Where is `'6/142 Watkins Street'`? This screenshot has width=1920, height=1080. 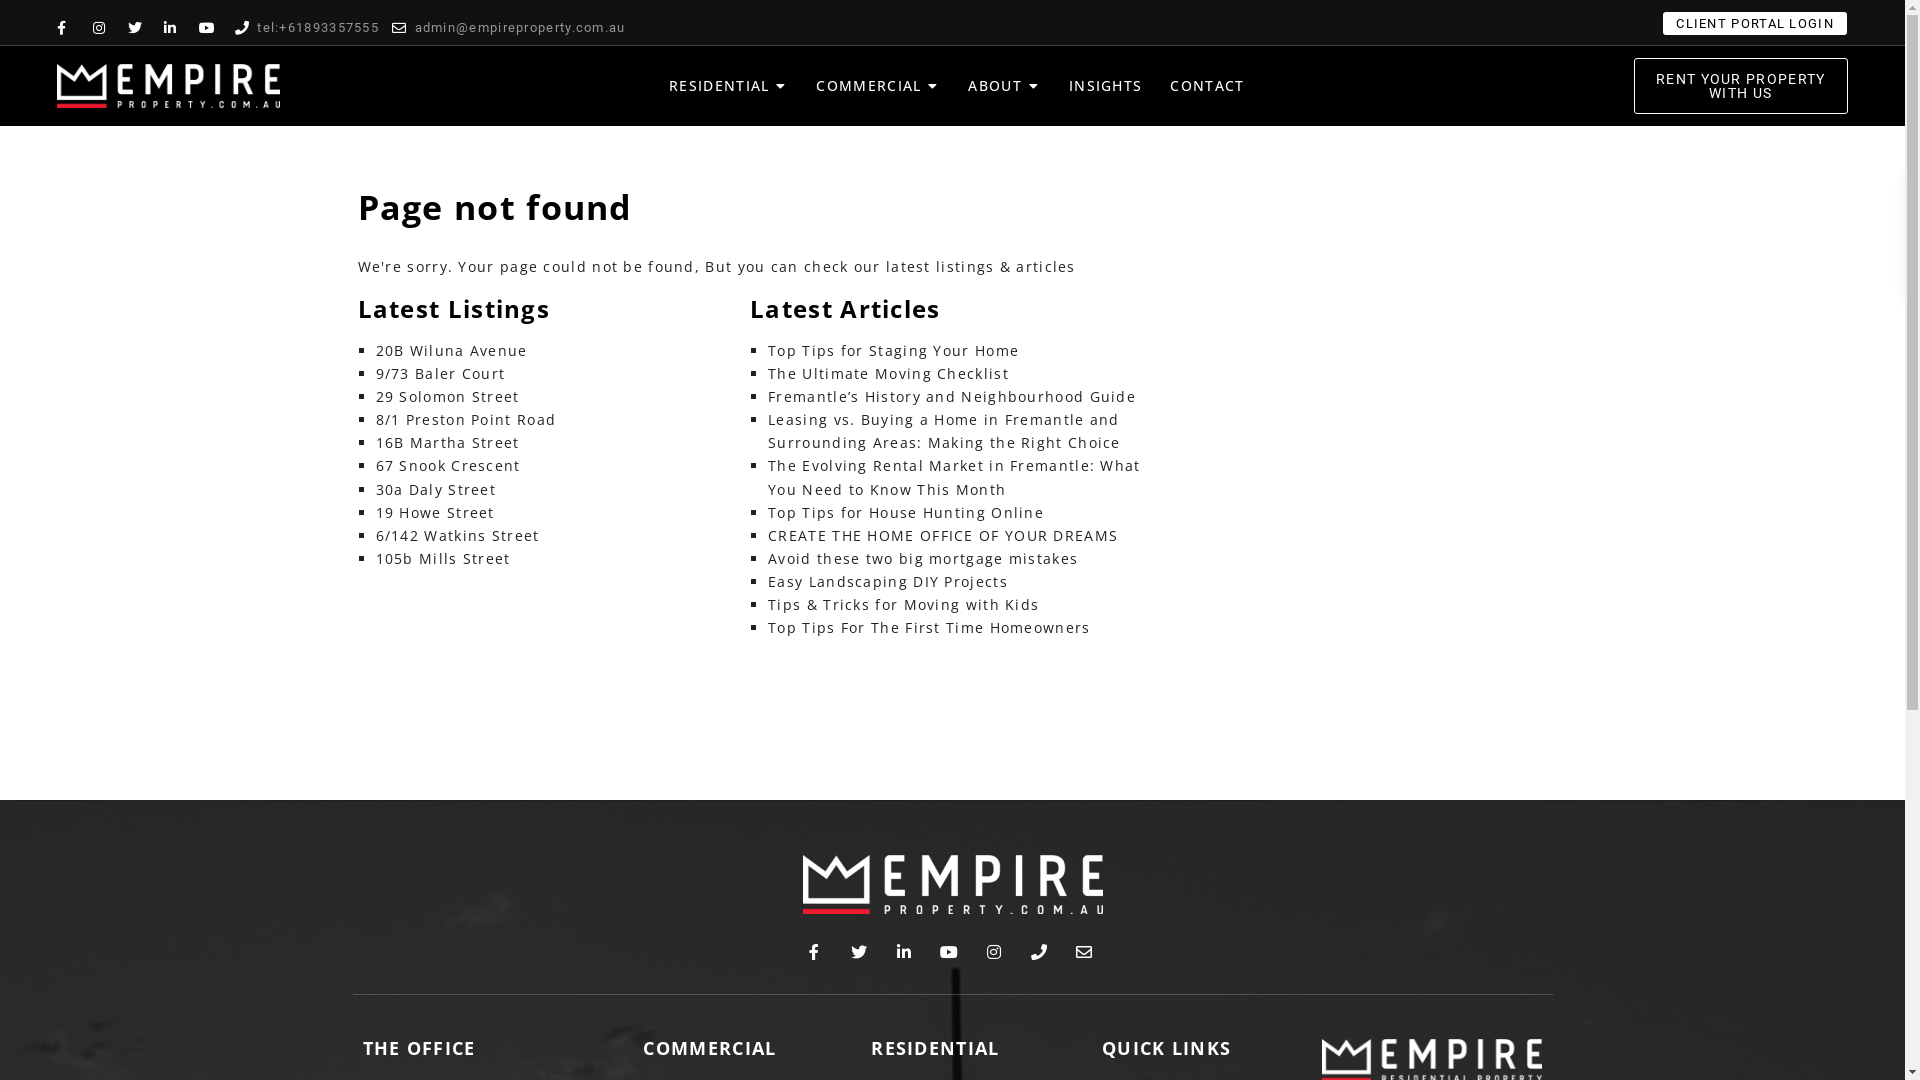 '6/142 Watkins Street' is located at coordinates (456, 534).